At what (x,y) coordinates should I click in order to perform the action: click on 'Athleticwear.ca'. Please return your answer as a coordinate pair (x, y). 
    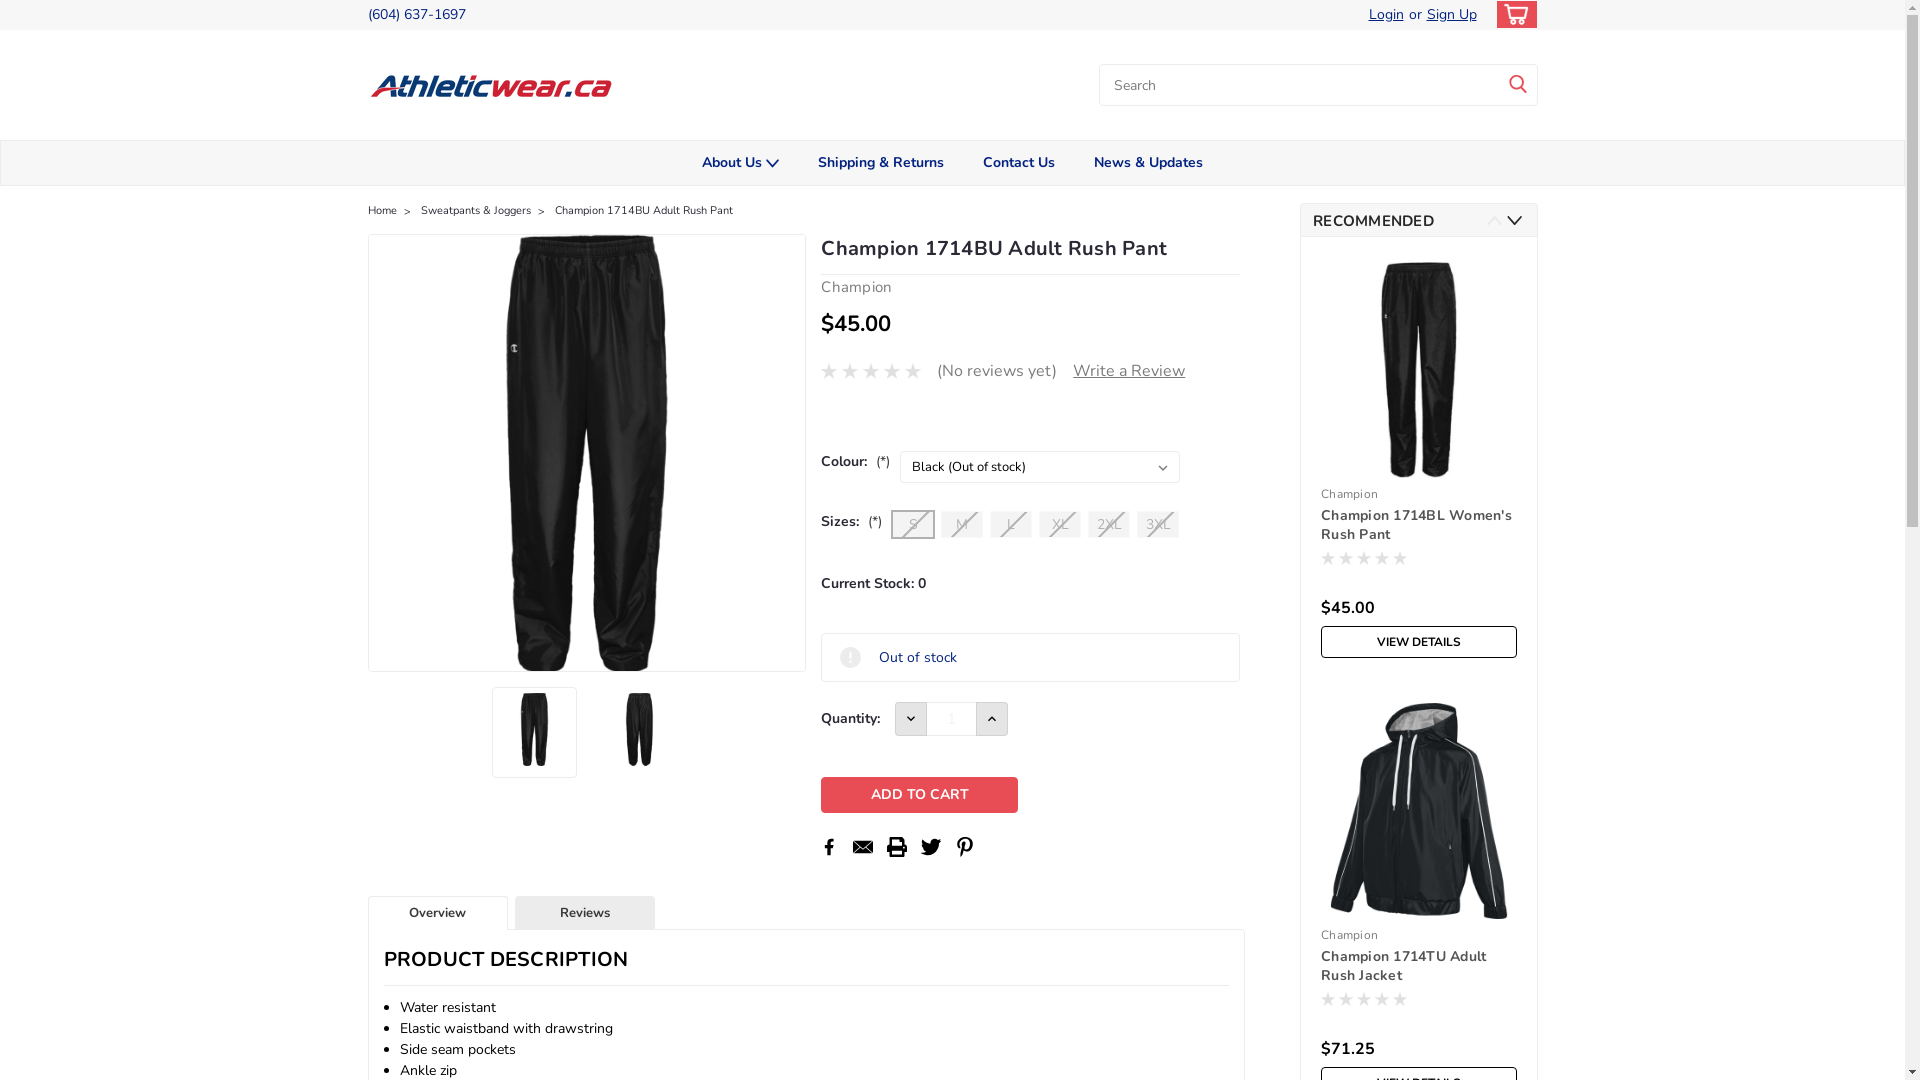
    Looking at the image, I should click on (493, 83).